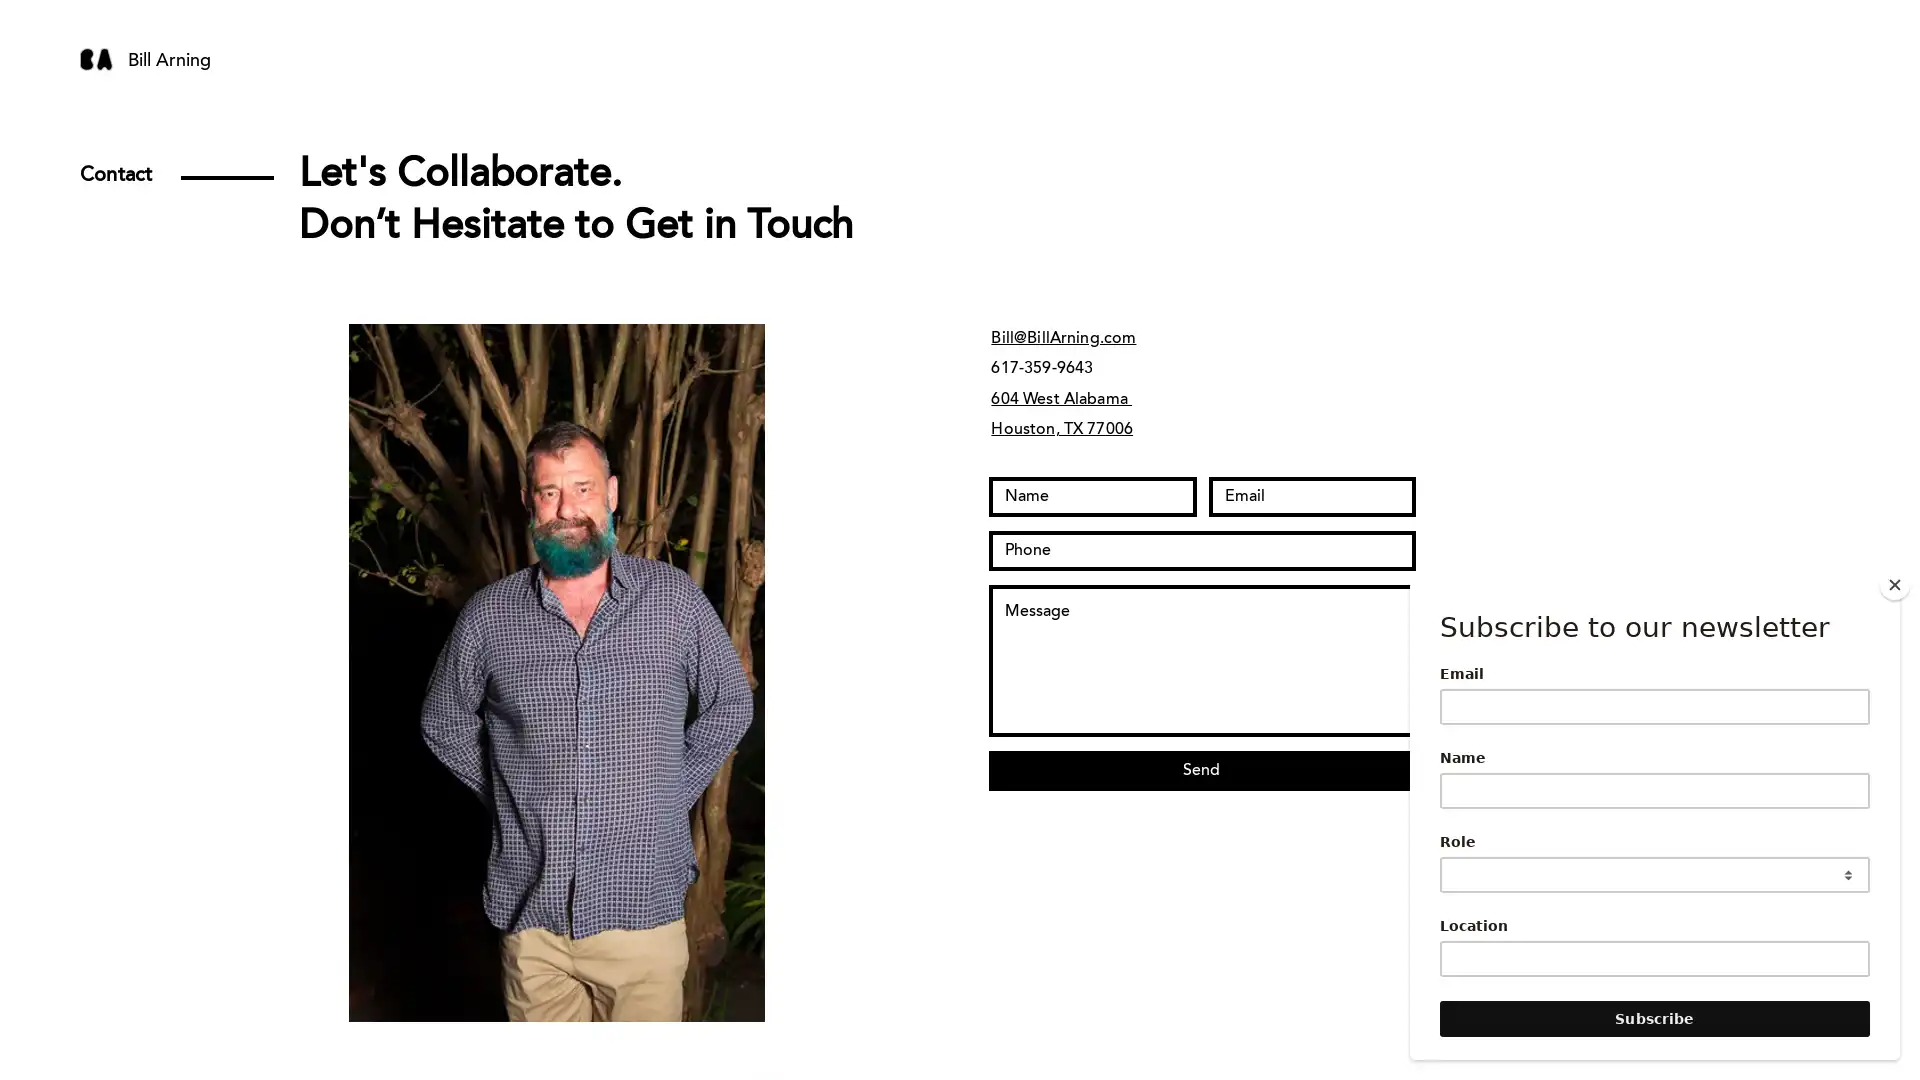  Describe the element at coordinates (1200, 770) in the screenshot. I see `Send` at that location.